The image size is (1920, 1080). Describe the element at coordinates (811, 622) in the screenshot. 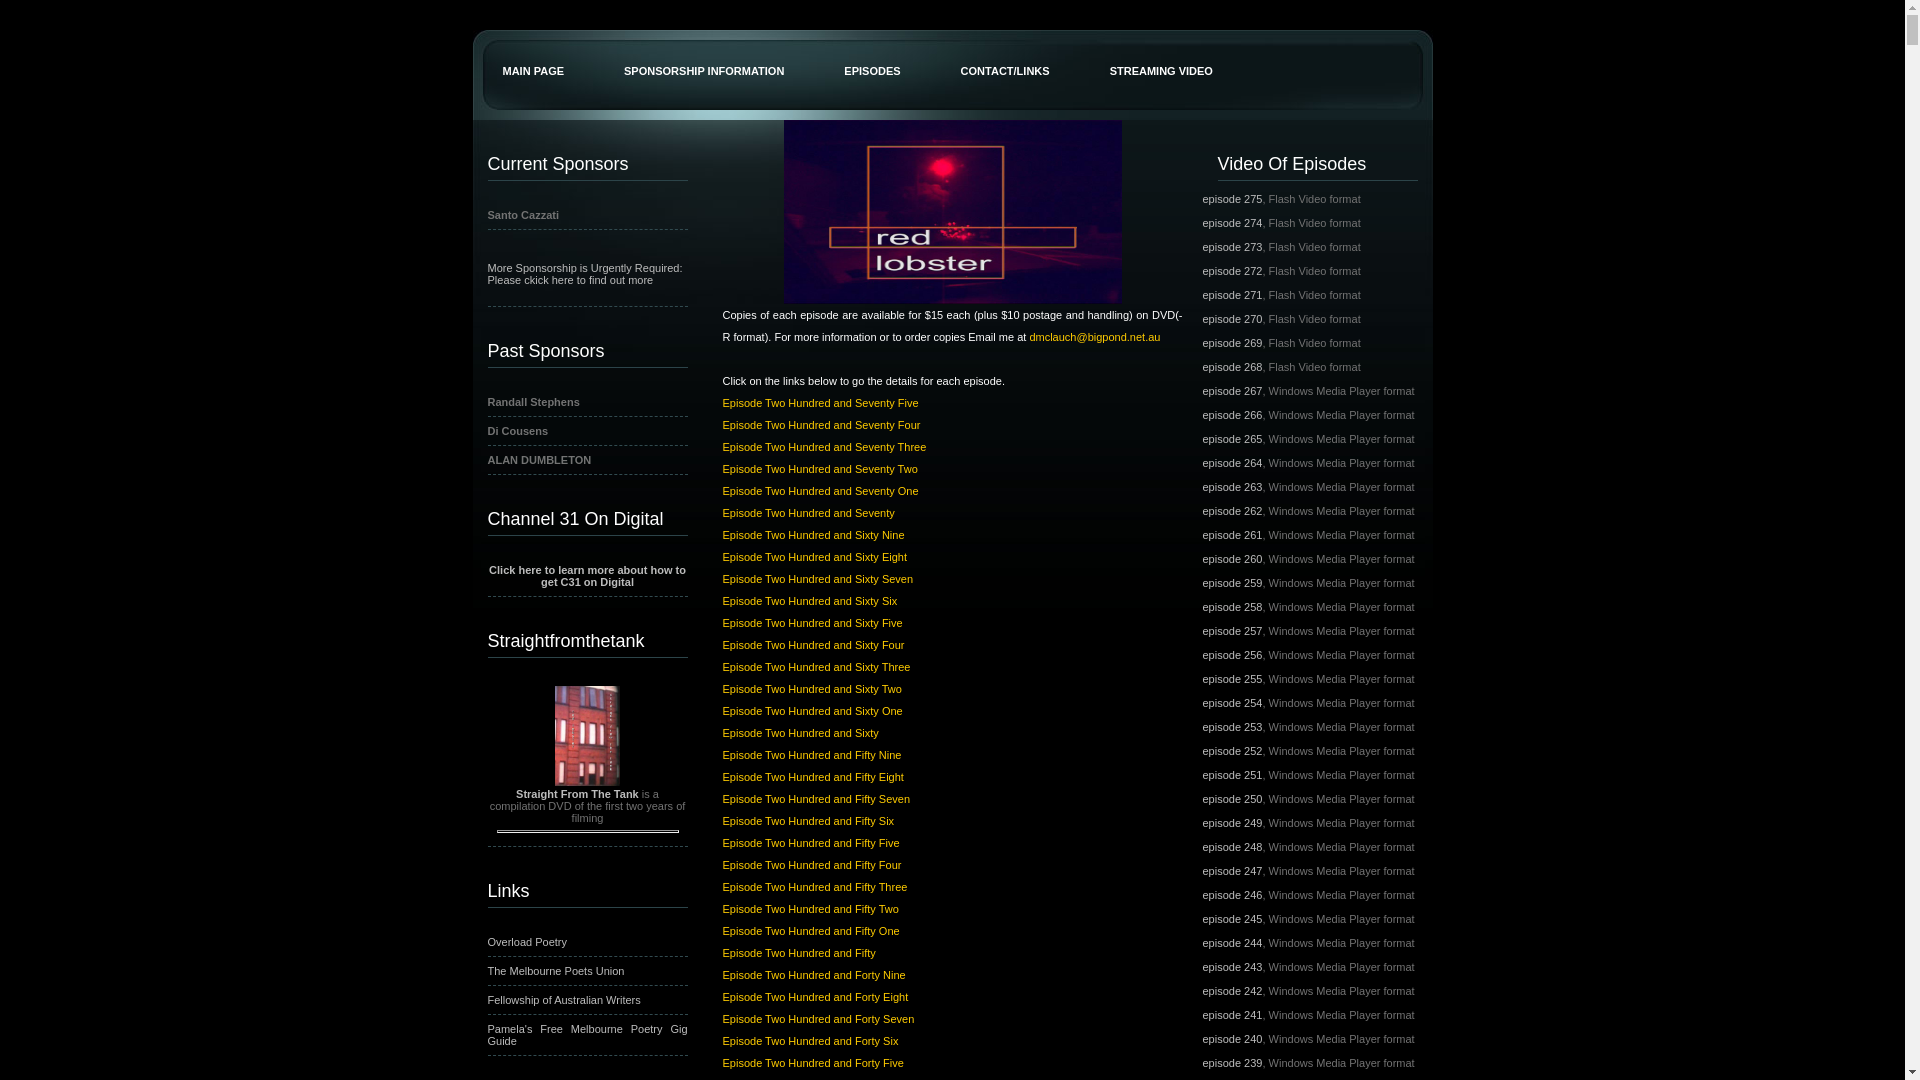

I see `'Episode Two Hundred and Sixty Five'` at that location.